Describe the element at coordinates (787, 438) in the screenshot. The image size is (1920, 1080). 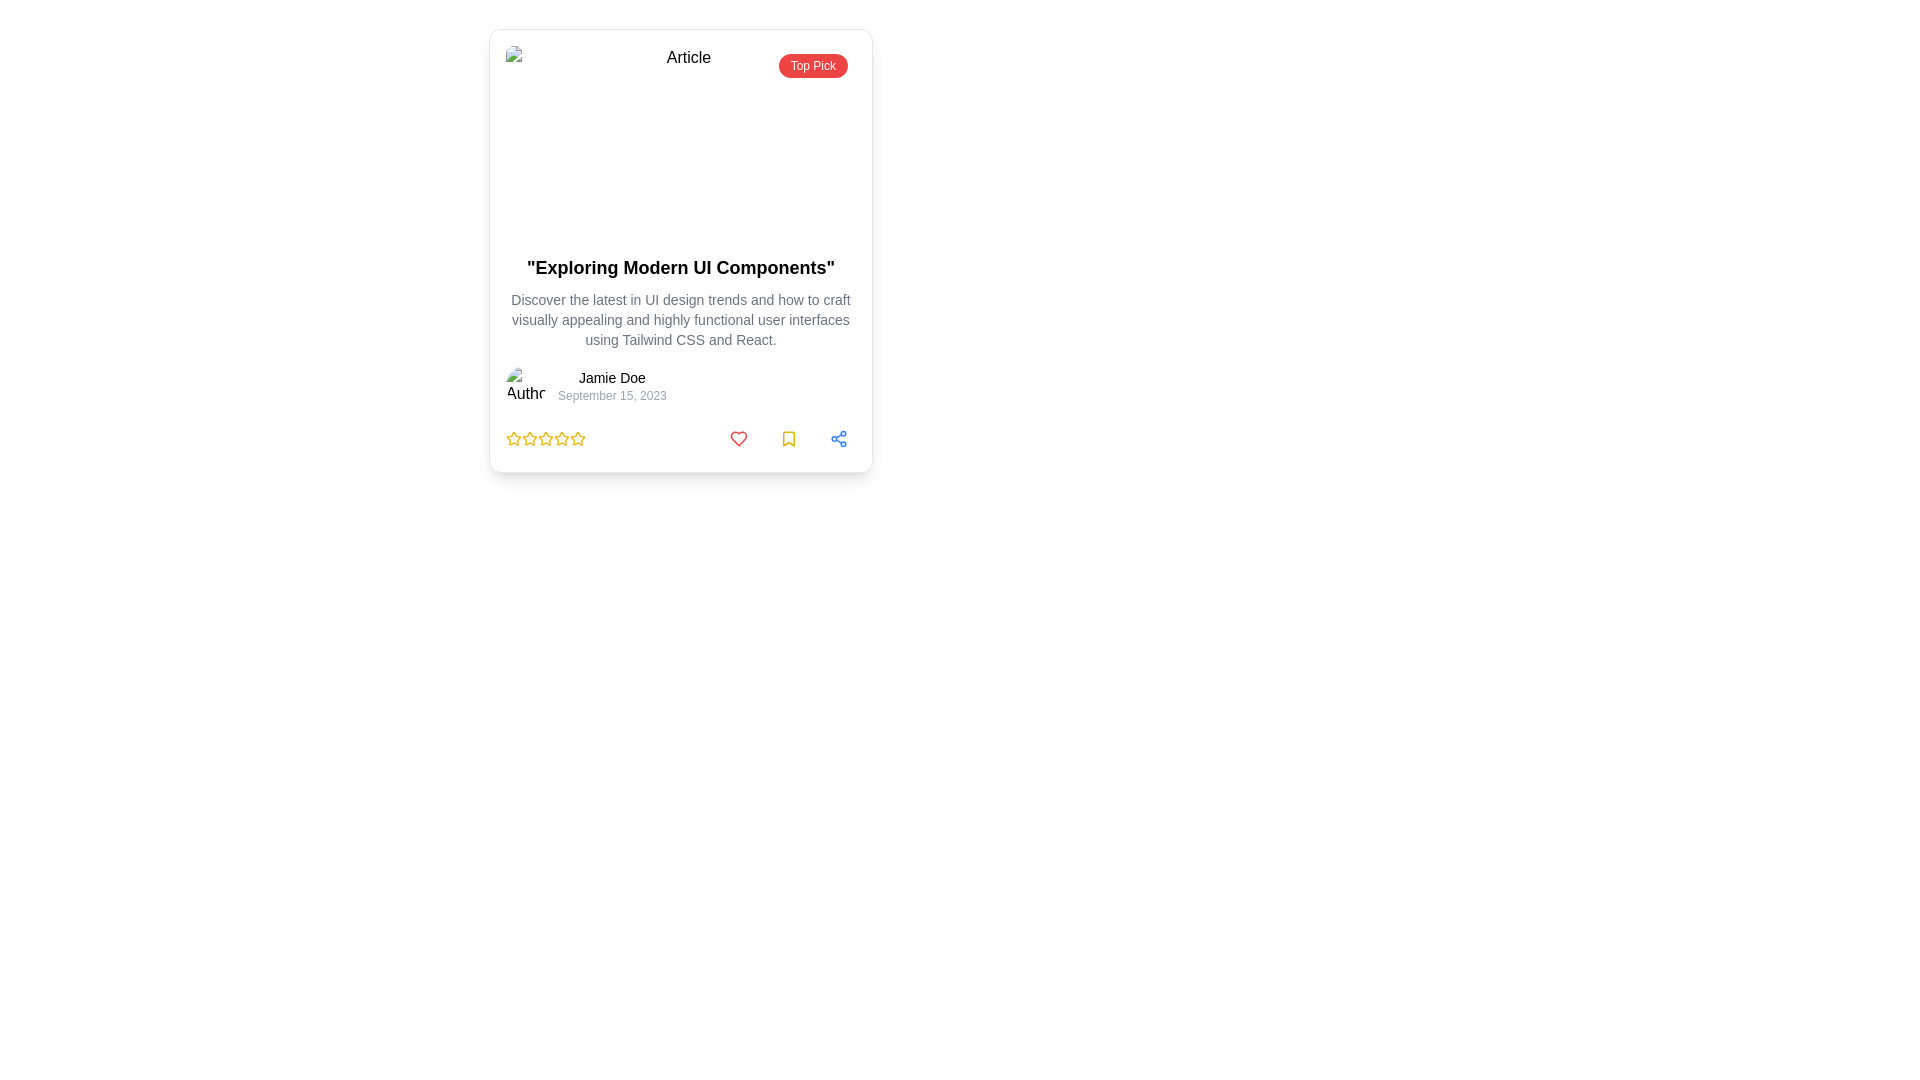
I see `the second icon from the left in the horizontal set of icons below the card content` at that location.